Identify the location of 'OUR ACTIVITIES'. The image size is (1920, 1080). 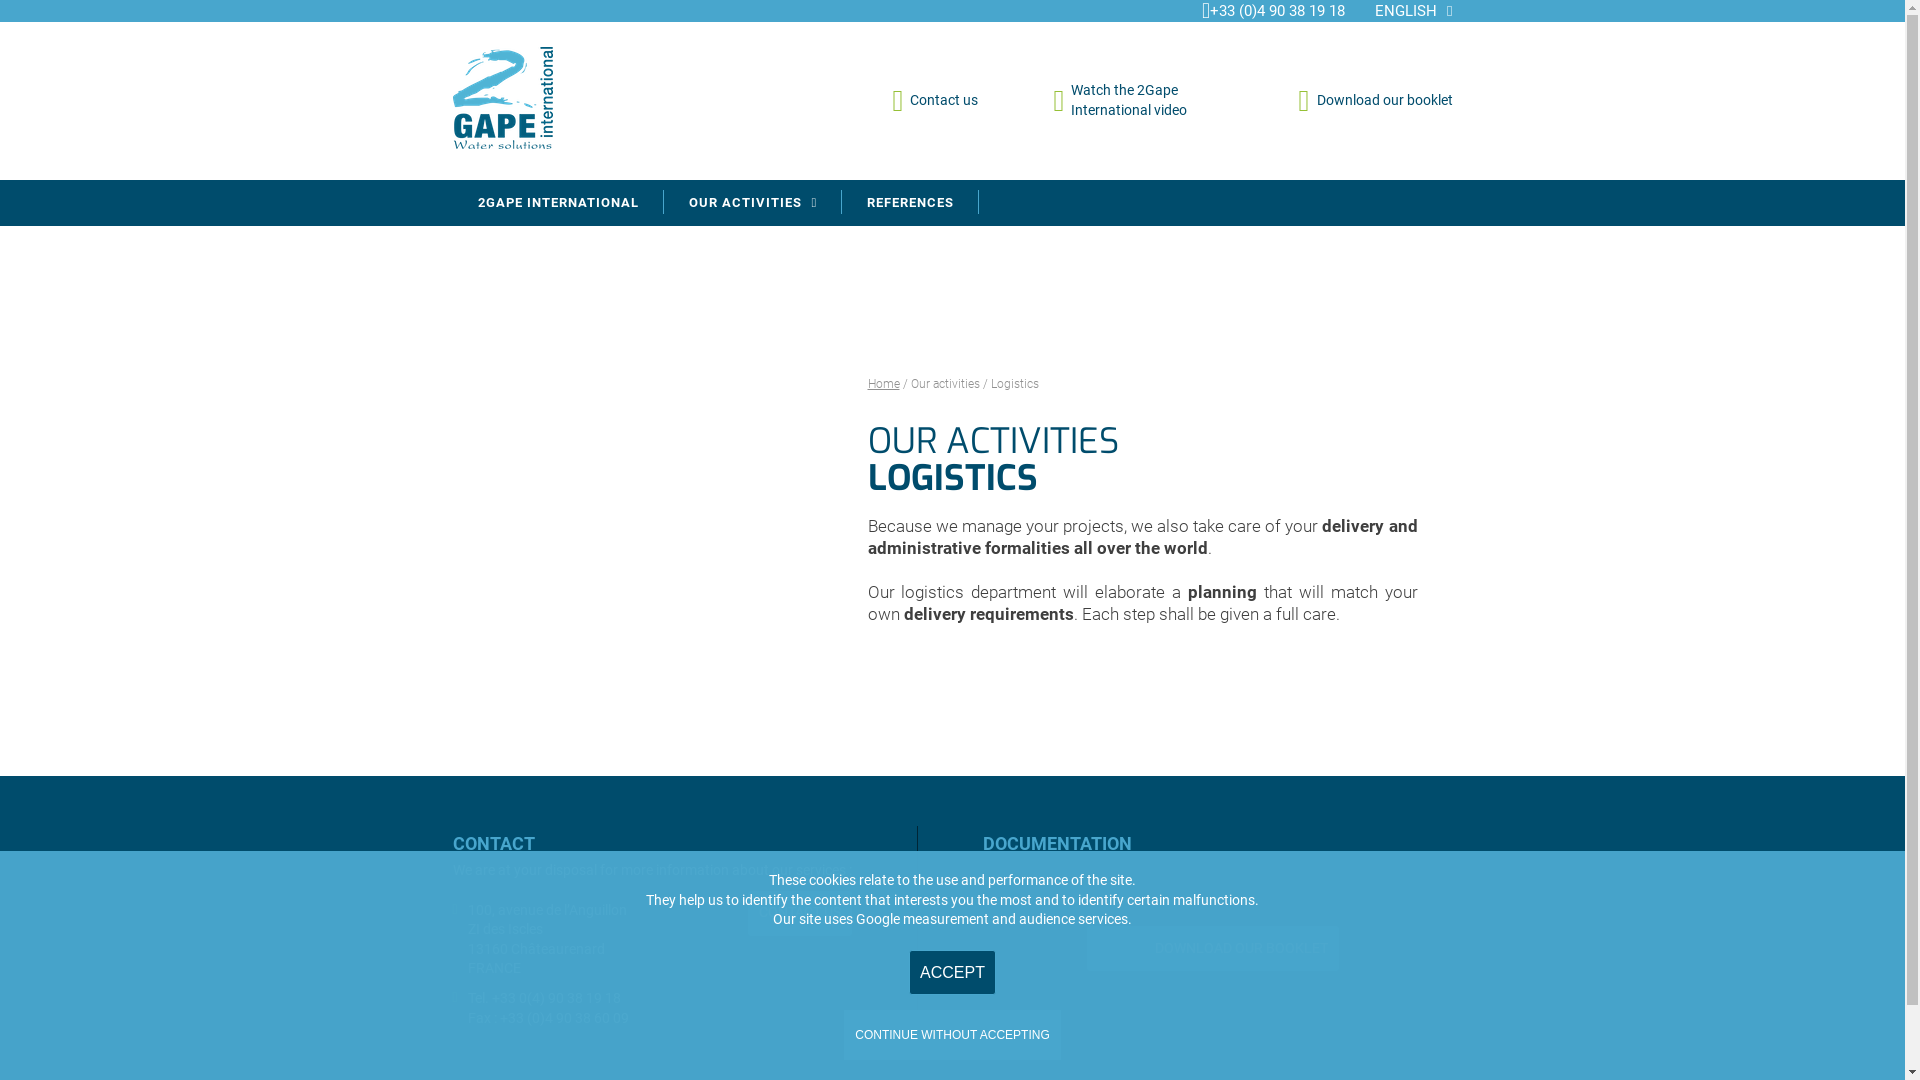
(752, 203).